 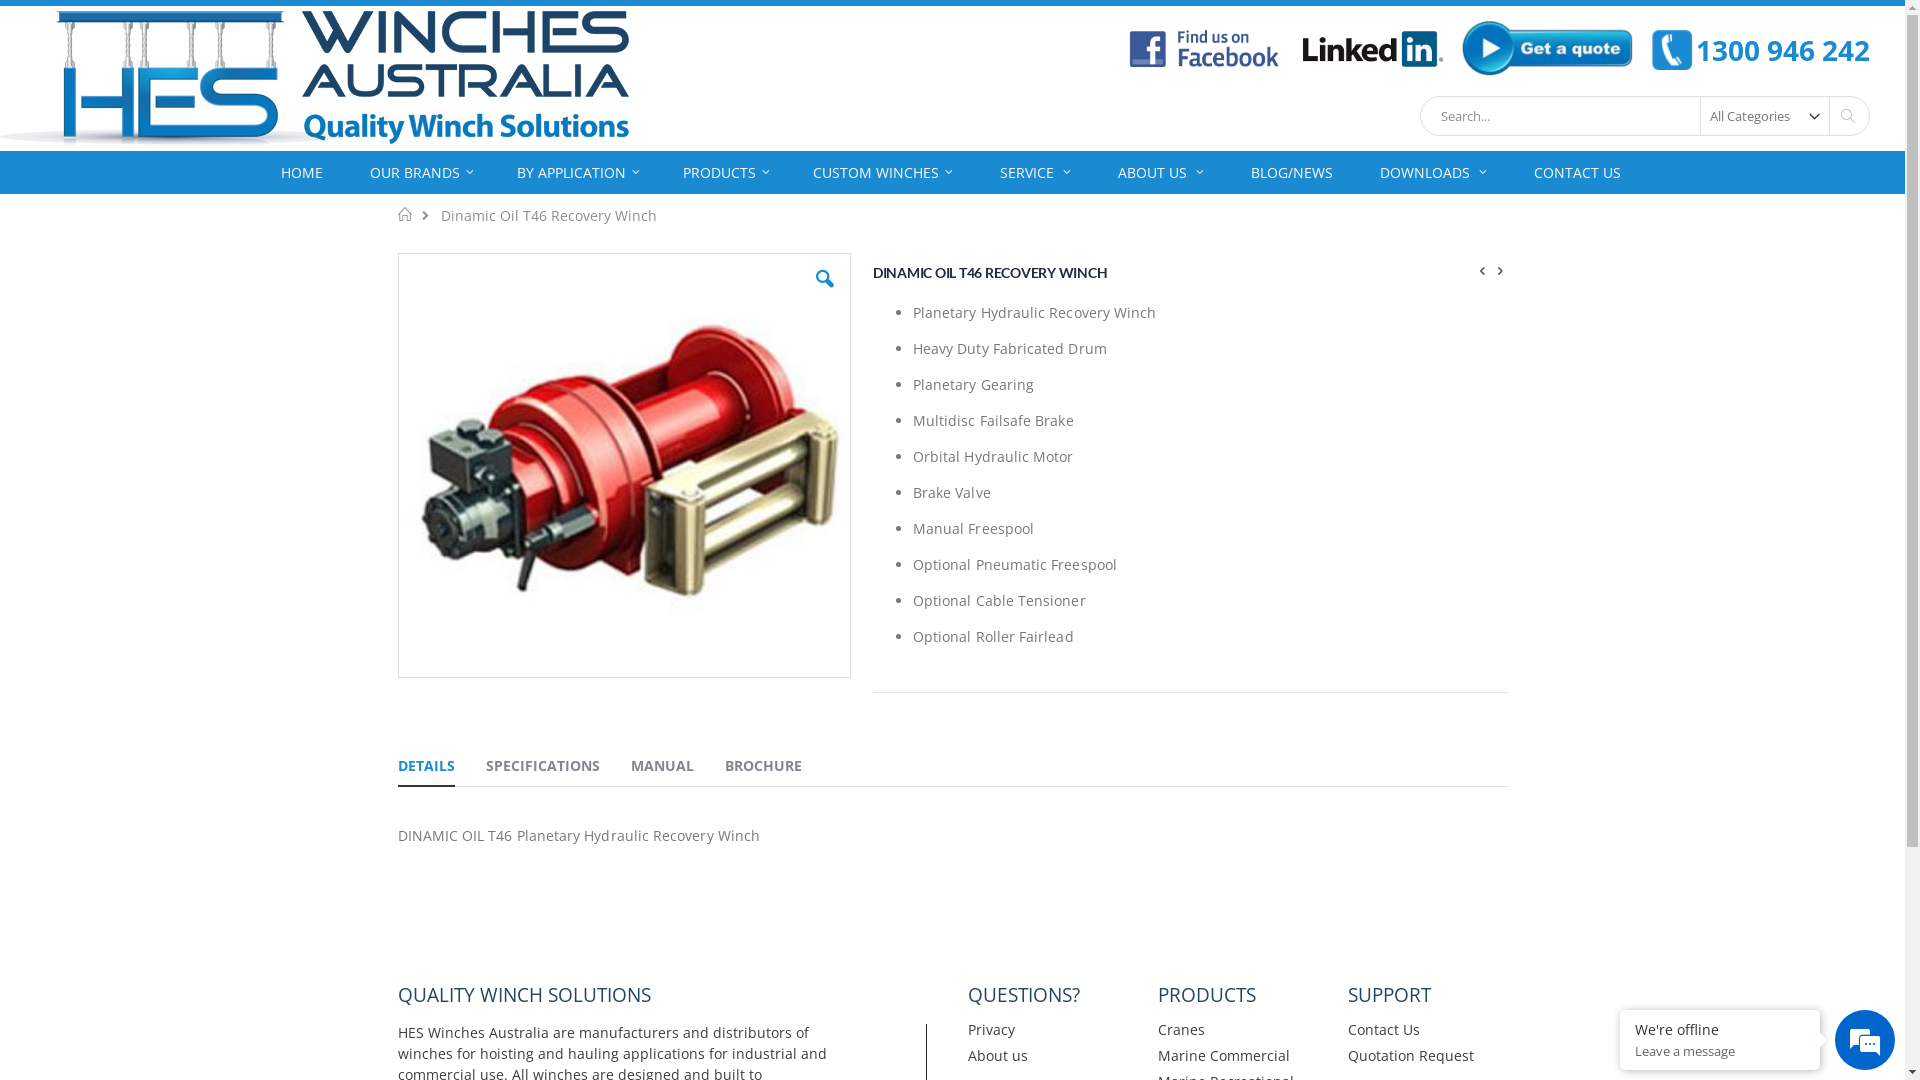 I want to click on 'Skip to the end of the images gallery', so click(x=395, y=251).